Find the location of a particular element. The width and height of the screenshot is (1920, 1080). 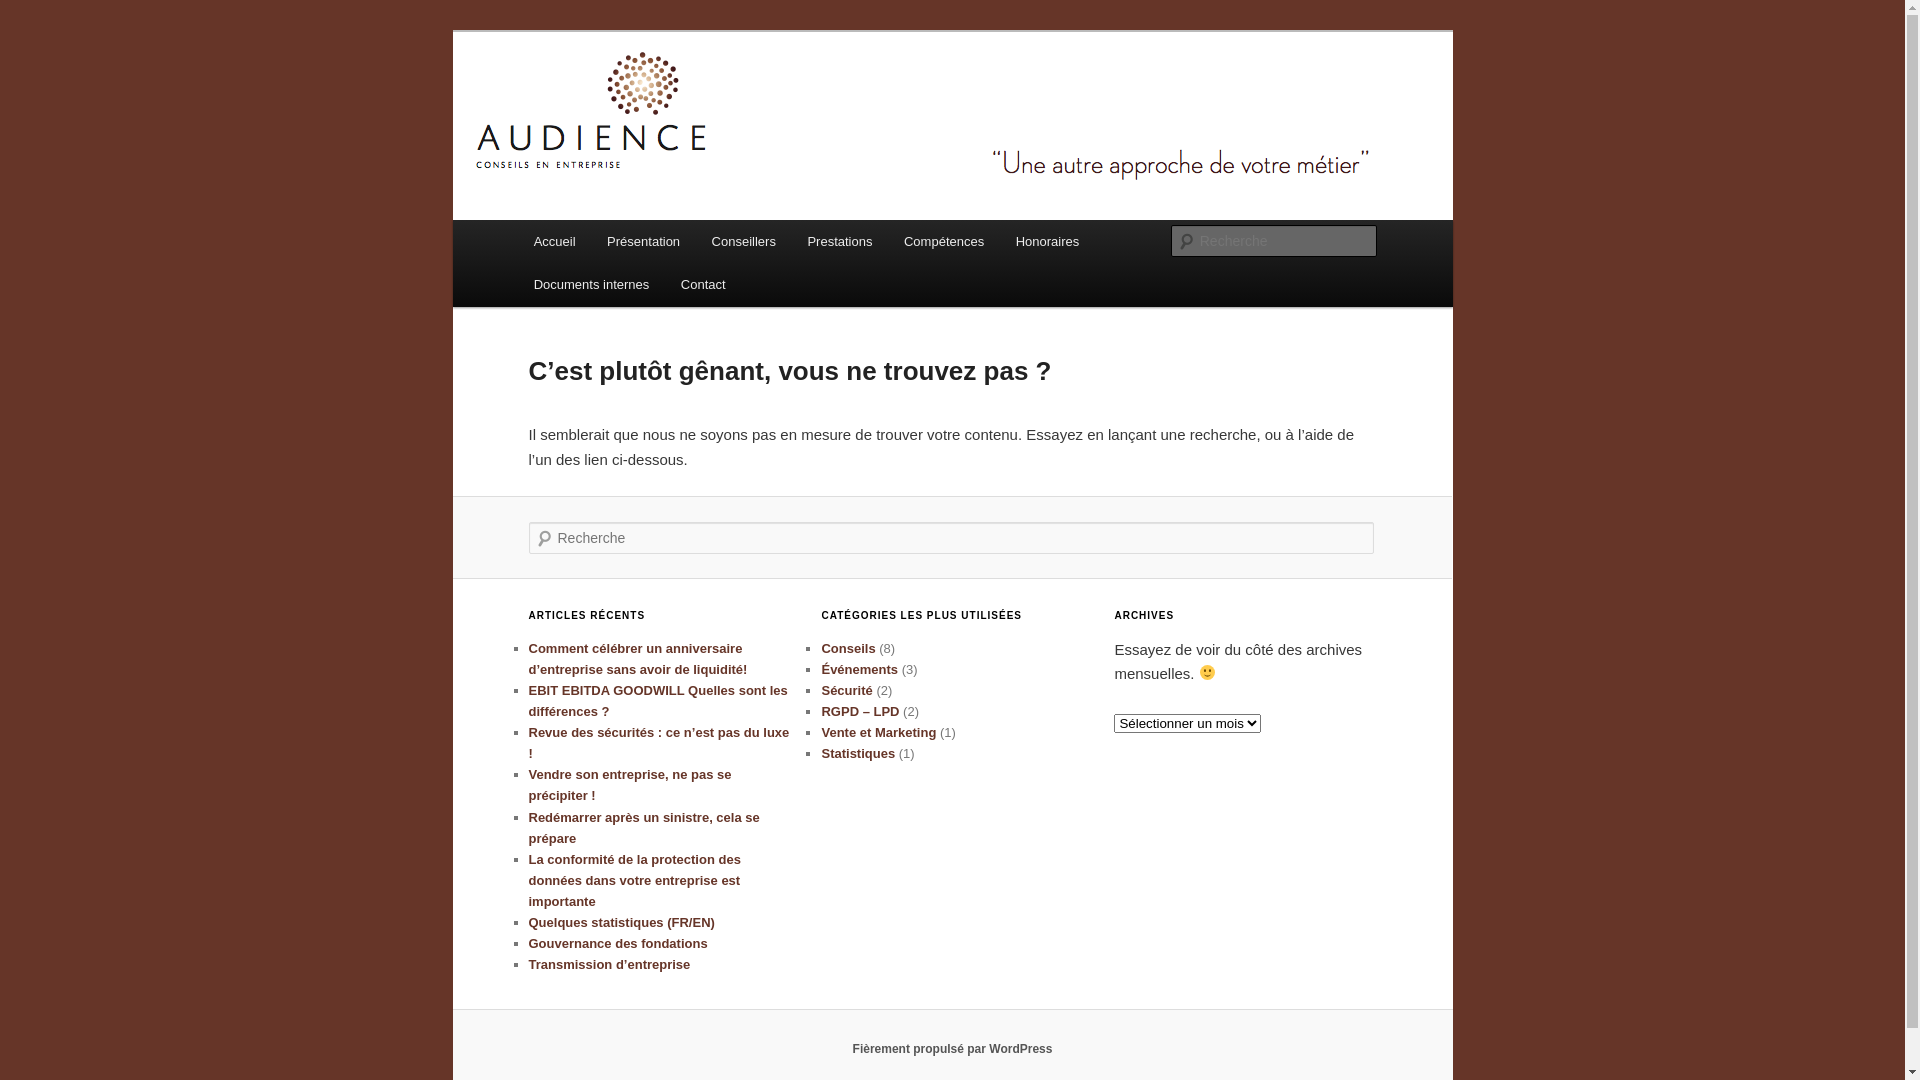

'Gouvernance des fondations' is located at coordinates (616, 943).